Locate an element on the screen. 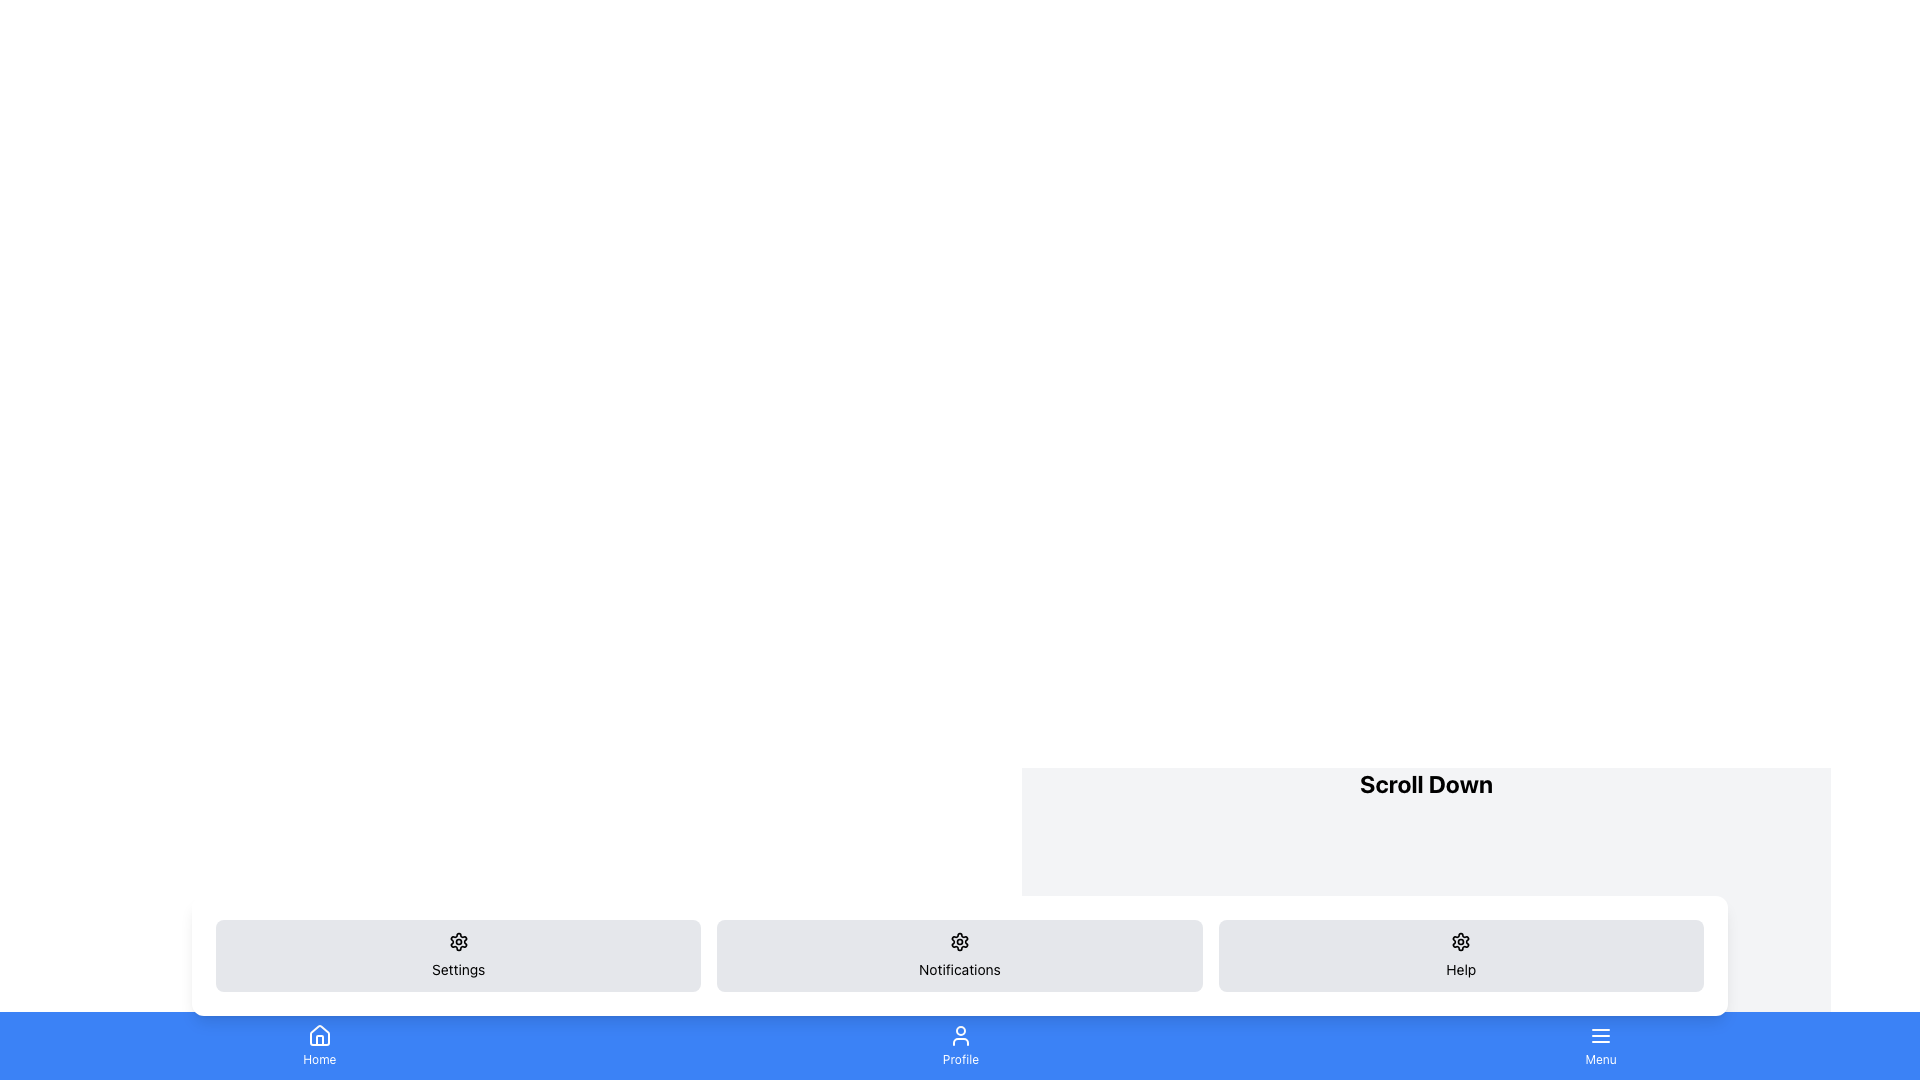  the menu icon located in the bottom navigation bar is located at coordinates (1601, 1035).